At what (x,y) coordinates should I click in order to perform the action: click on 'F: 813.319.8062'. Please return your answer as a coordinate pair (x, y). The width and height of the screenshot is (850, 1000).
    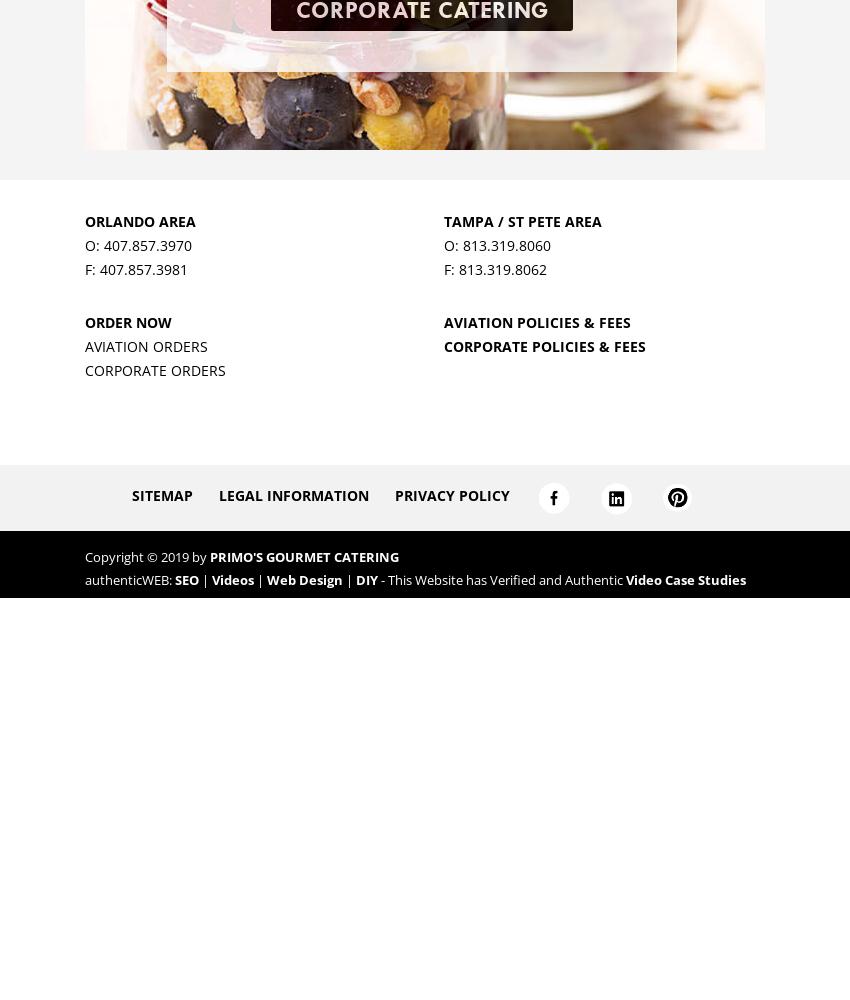
    Looking at the image, I should click on (494, 268).